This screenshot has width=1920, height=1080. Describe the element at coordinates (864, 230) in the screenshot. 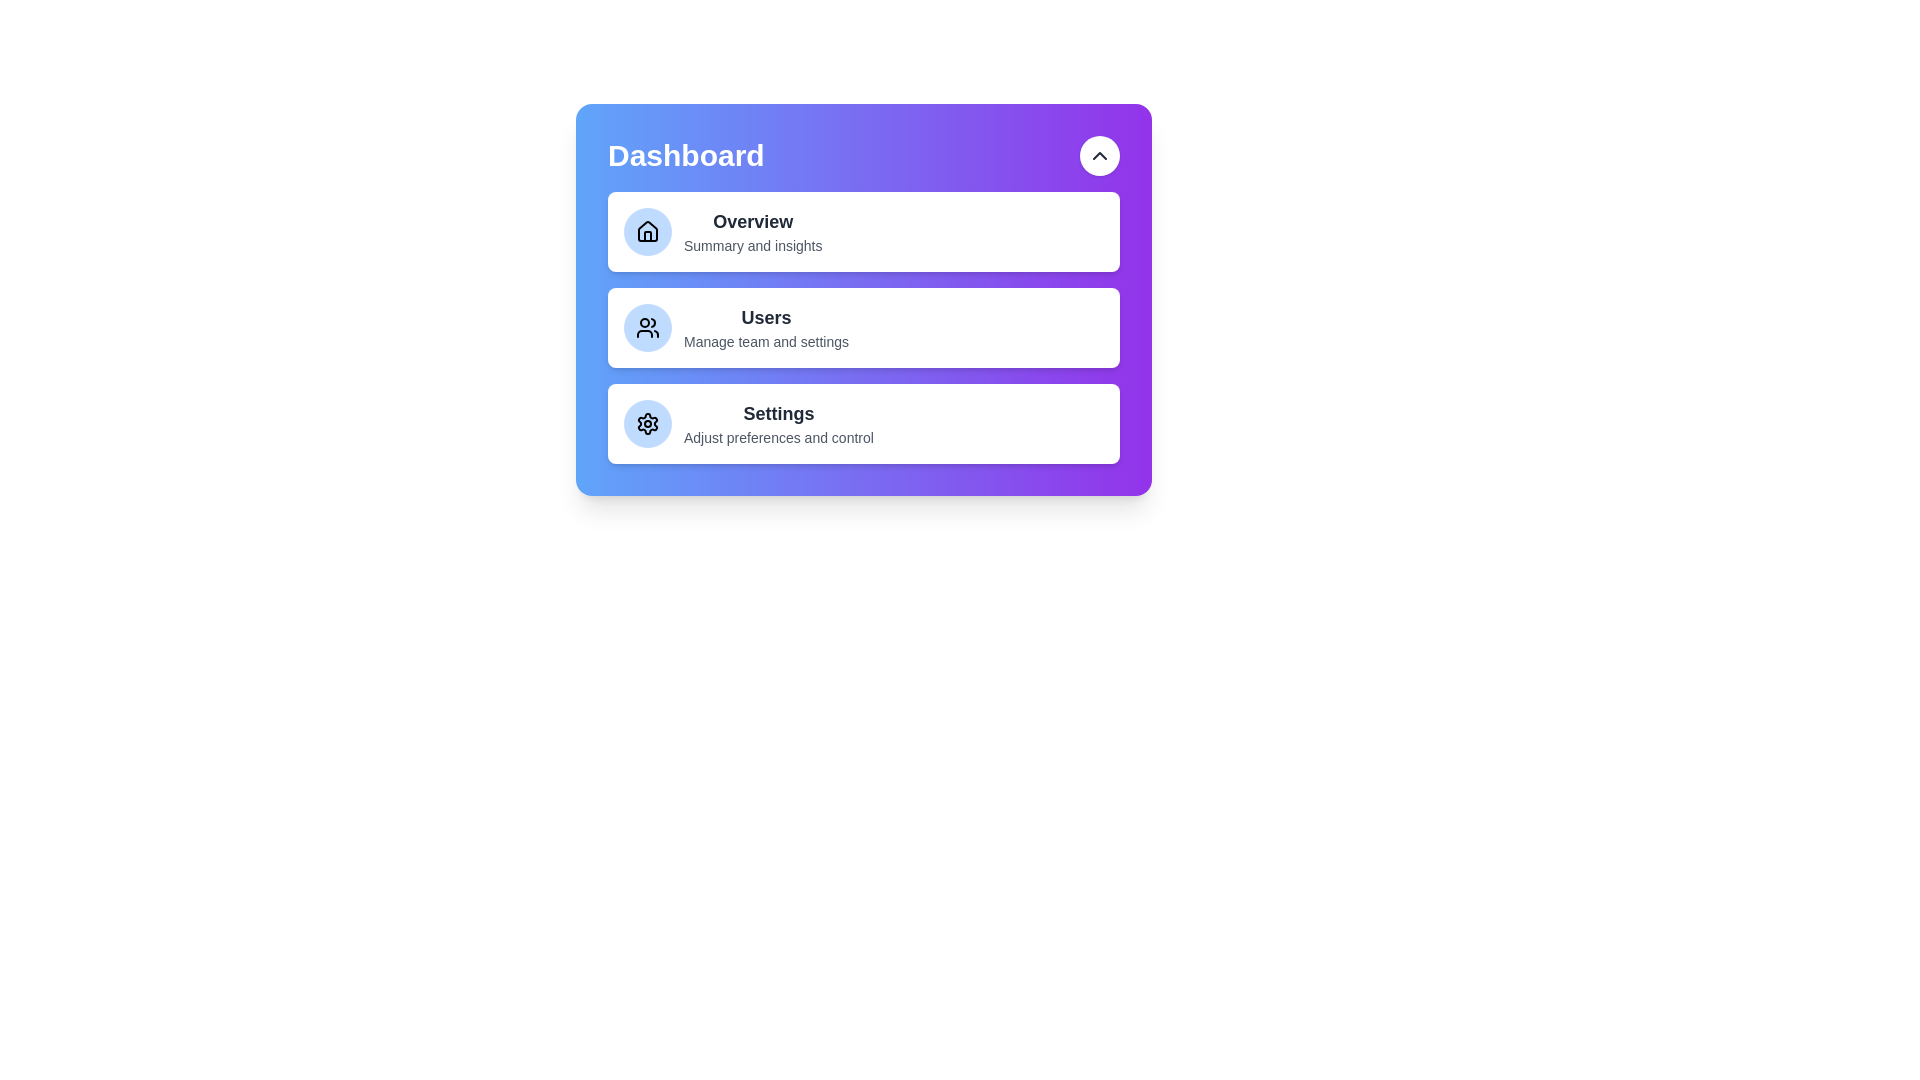

I see `the menu item Overview to select it` at that location.